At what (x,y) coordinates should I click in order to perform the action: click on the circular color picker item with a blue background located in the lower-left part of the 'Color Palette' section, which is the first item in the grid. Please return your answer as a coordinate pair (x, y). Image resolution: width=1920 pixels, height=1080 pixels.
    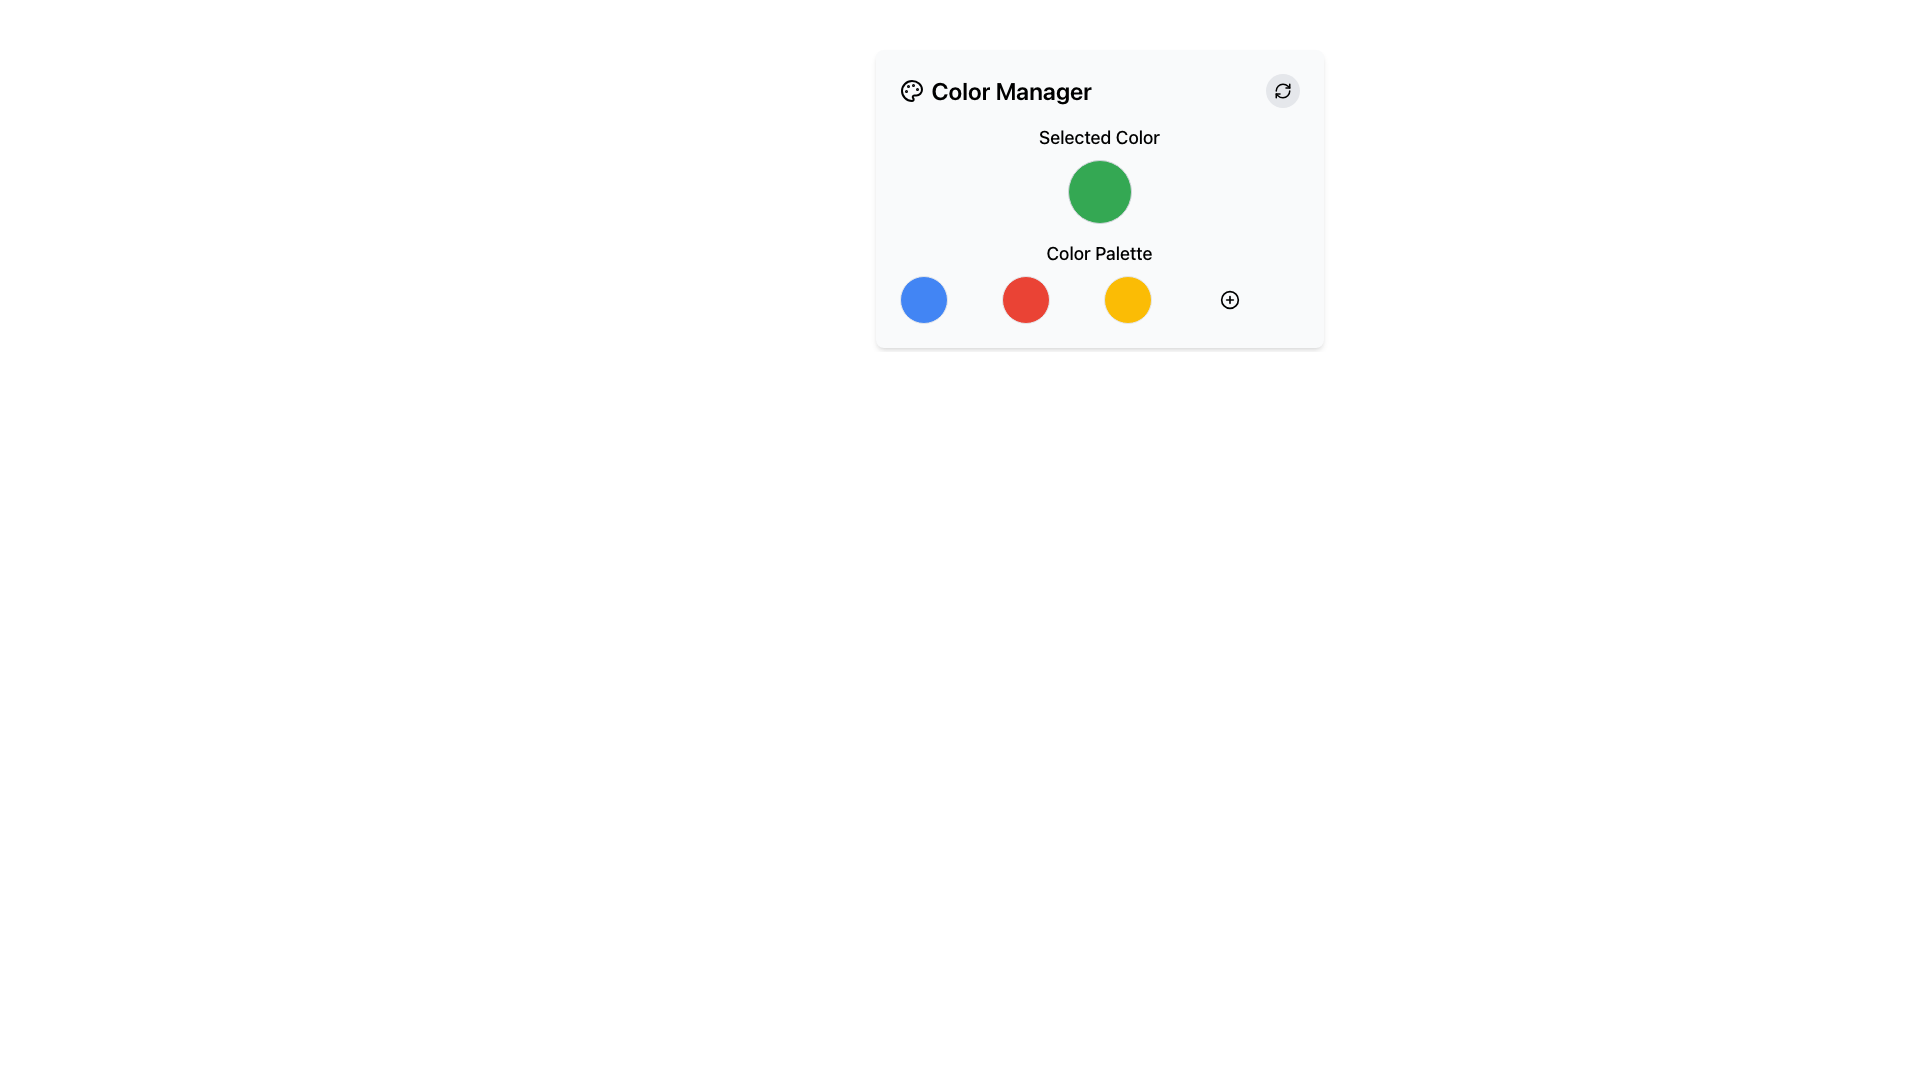
    Looking at the image, I should click on (922, 300).